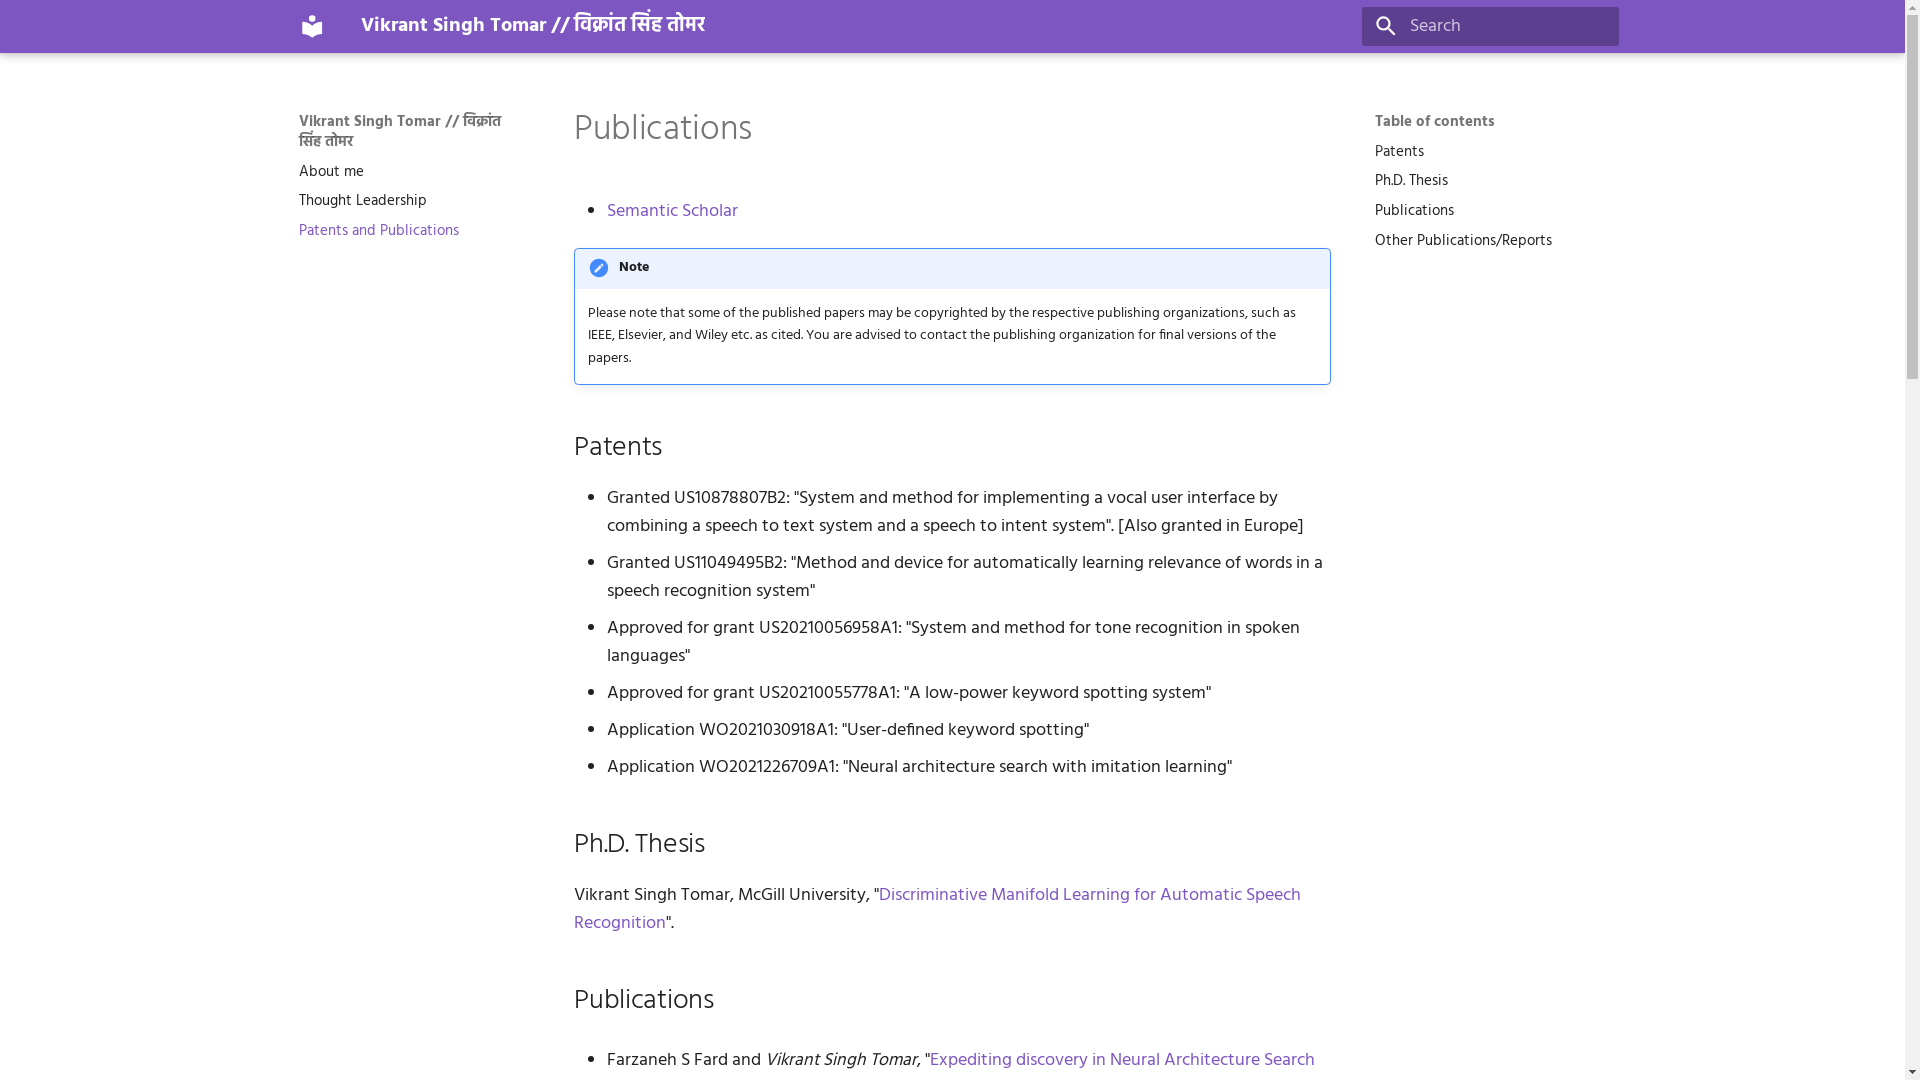 The width and height of the screenshot is (1920, 1080). What do you see at coordinates (672, 211) in the screenshot?
I see `'Semantic Scholar'` at bounding box center [672, 211].